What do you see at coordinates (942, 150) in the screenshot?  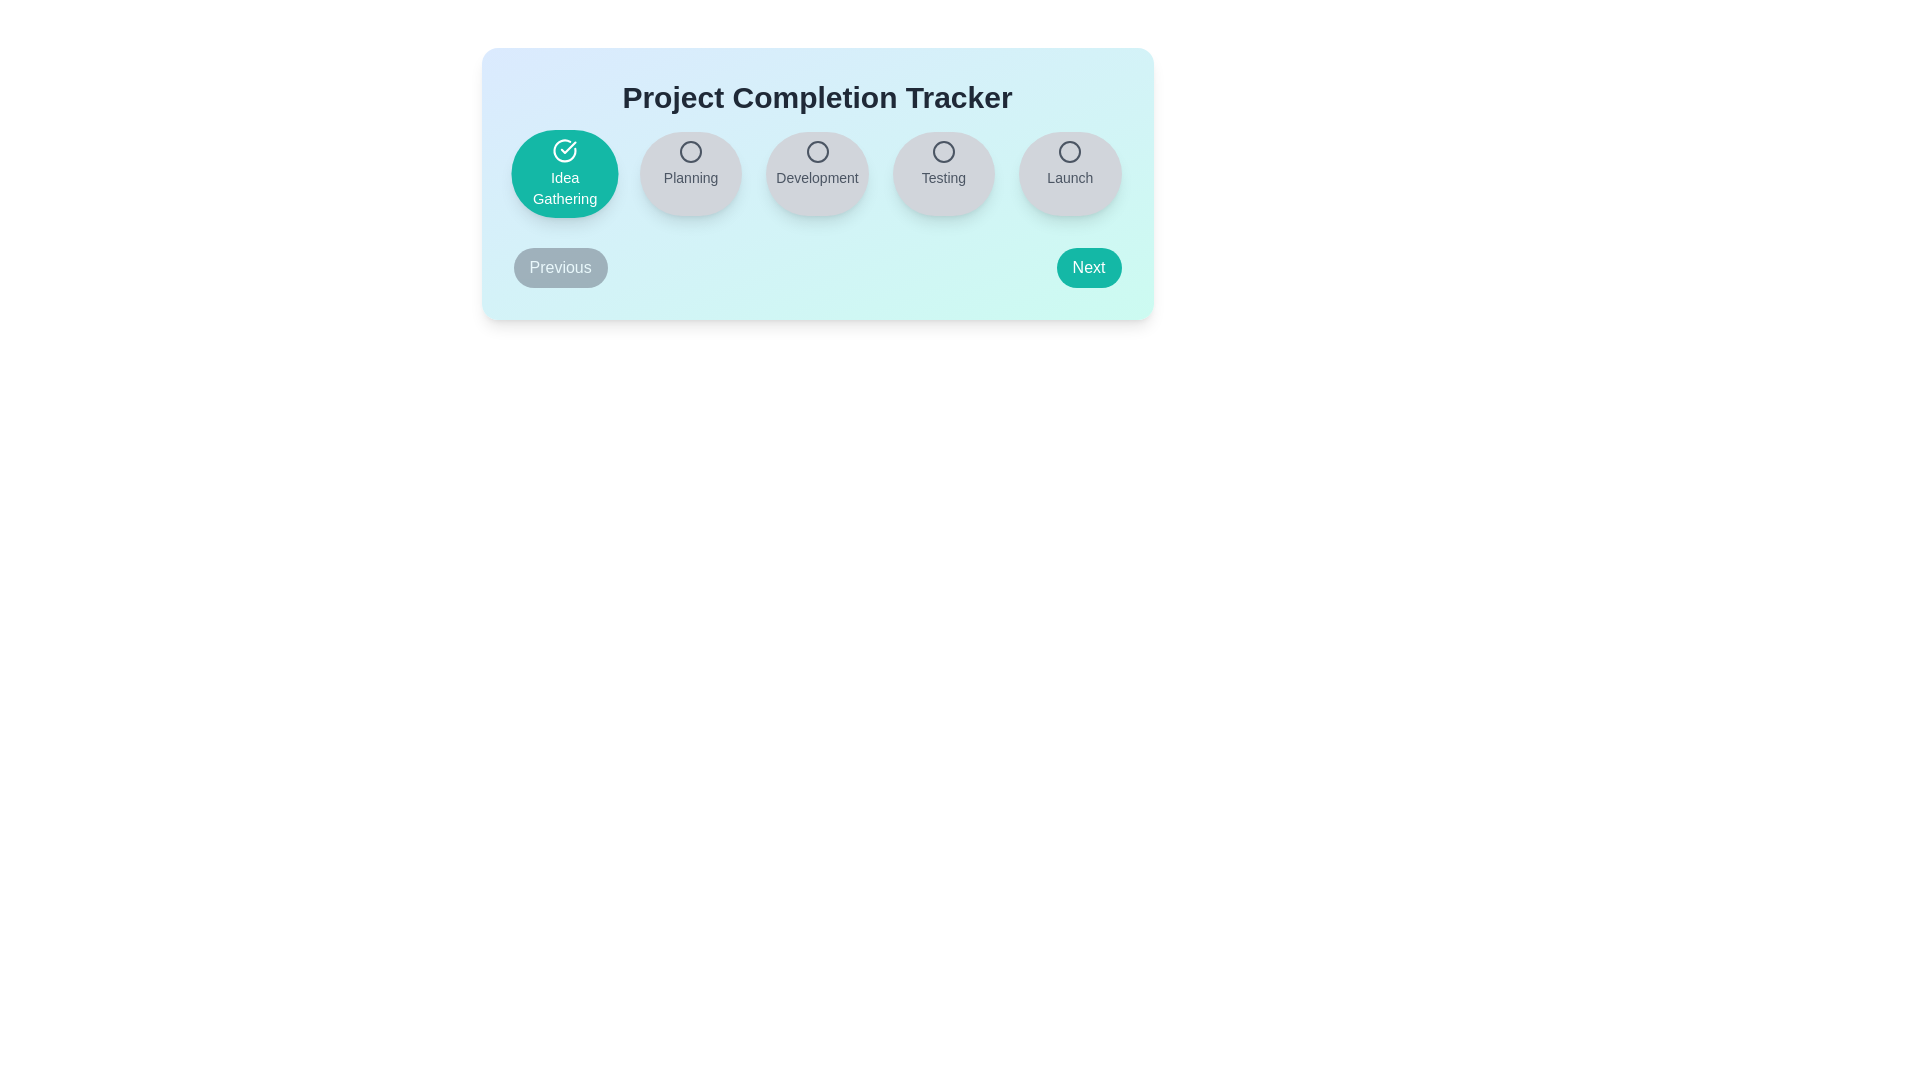 I see `the 'Testing' phase icon` at bounding box center [942, 150].